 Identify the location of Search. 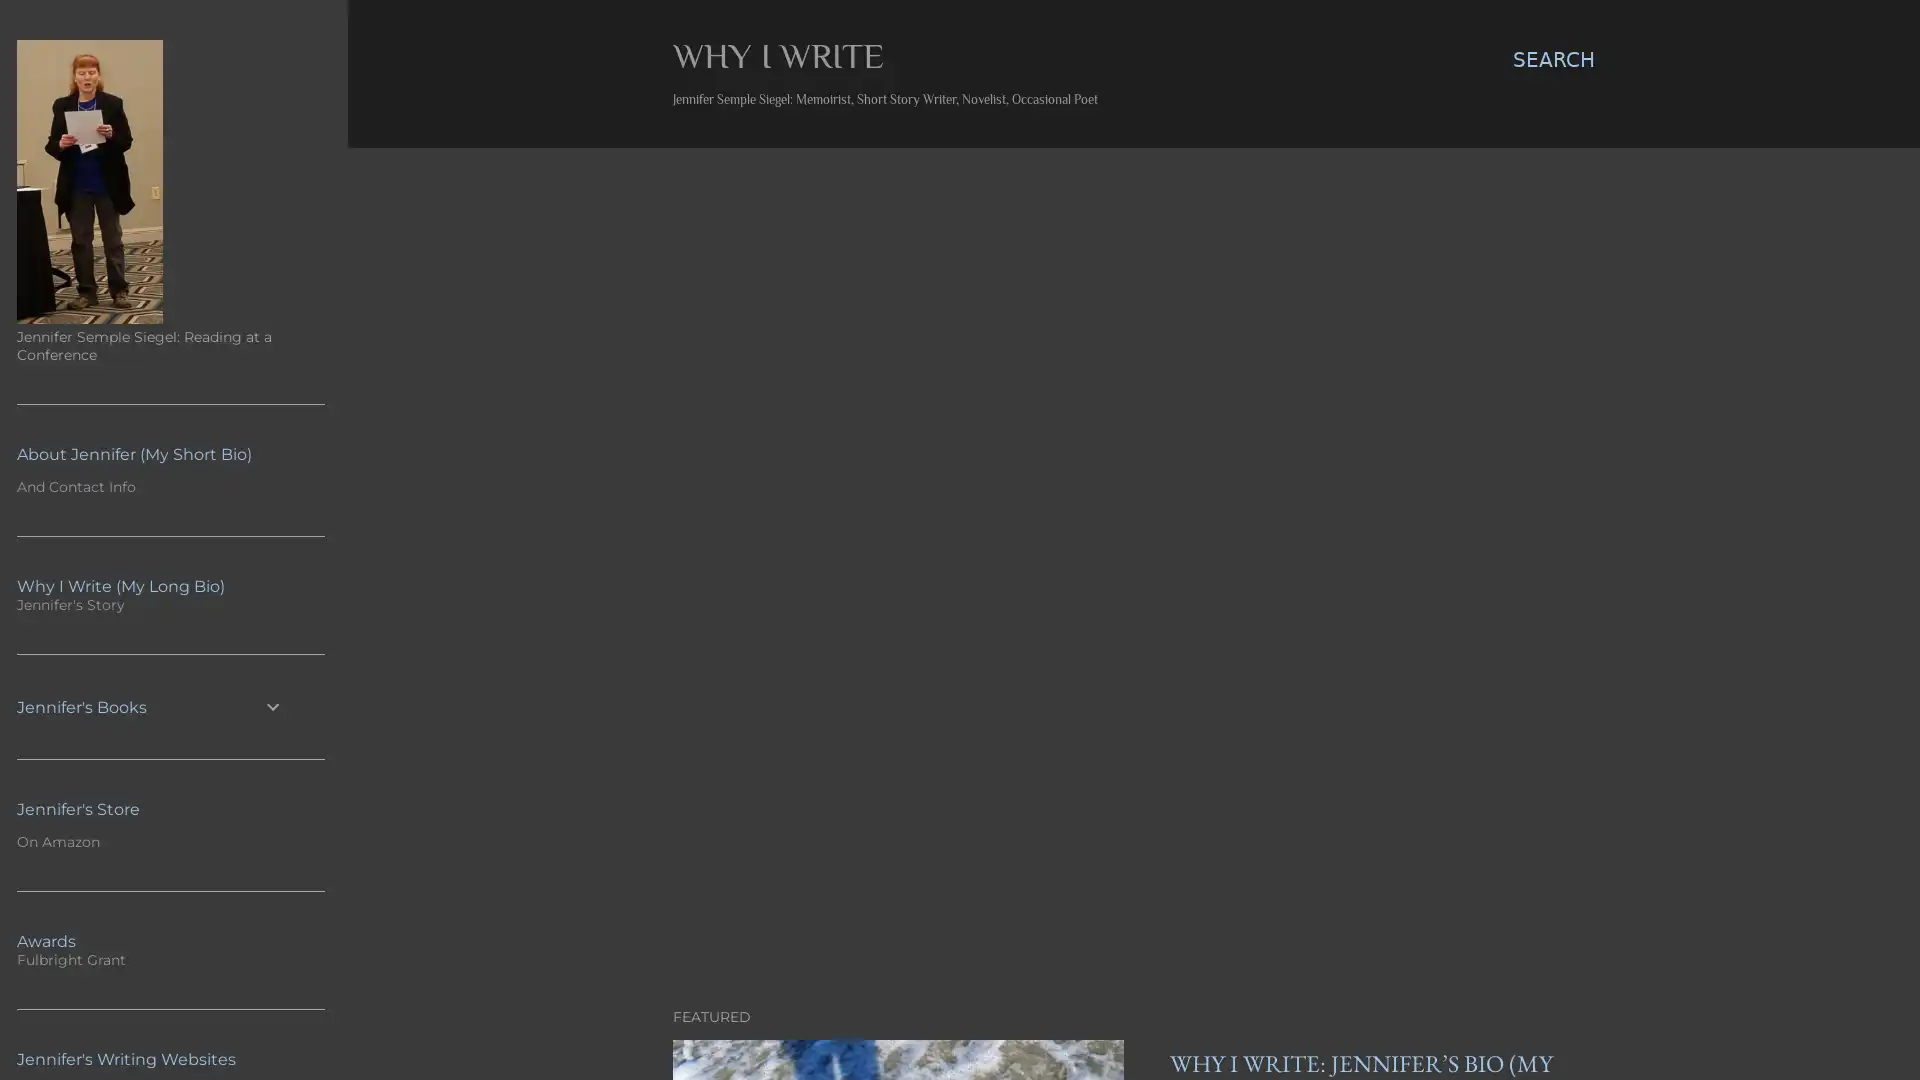
(1553, 59).